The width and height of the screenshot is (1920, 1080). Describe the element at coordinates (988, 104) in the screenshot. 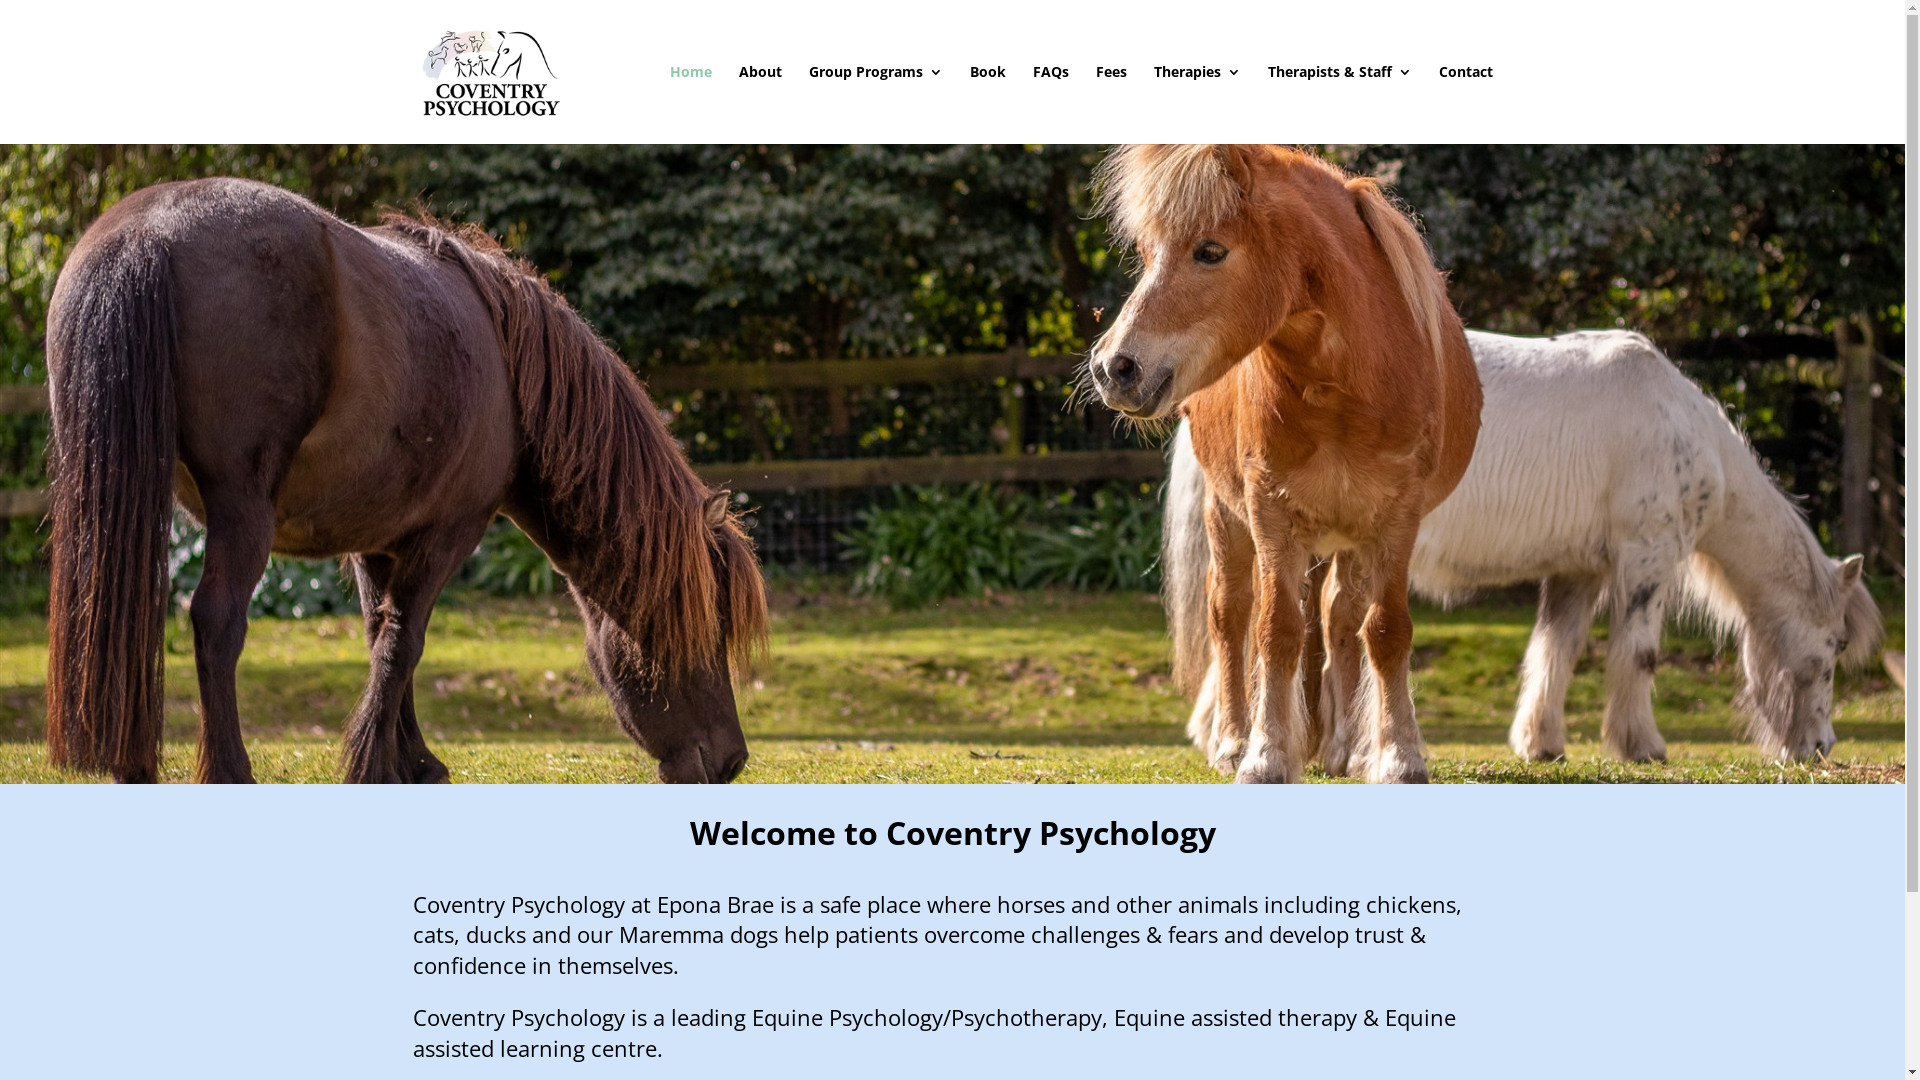

I see `'Book'` at that location.